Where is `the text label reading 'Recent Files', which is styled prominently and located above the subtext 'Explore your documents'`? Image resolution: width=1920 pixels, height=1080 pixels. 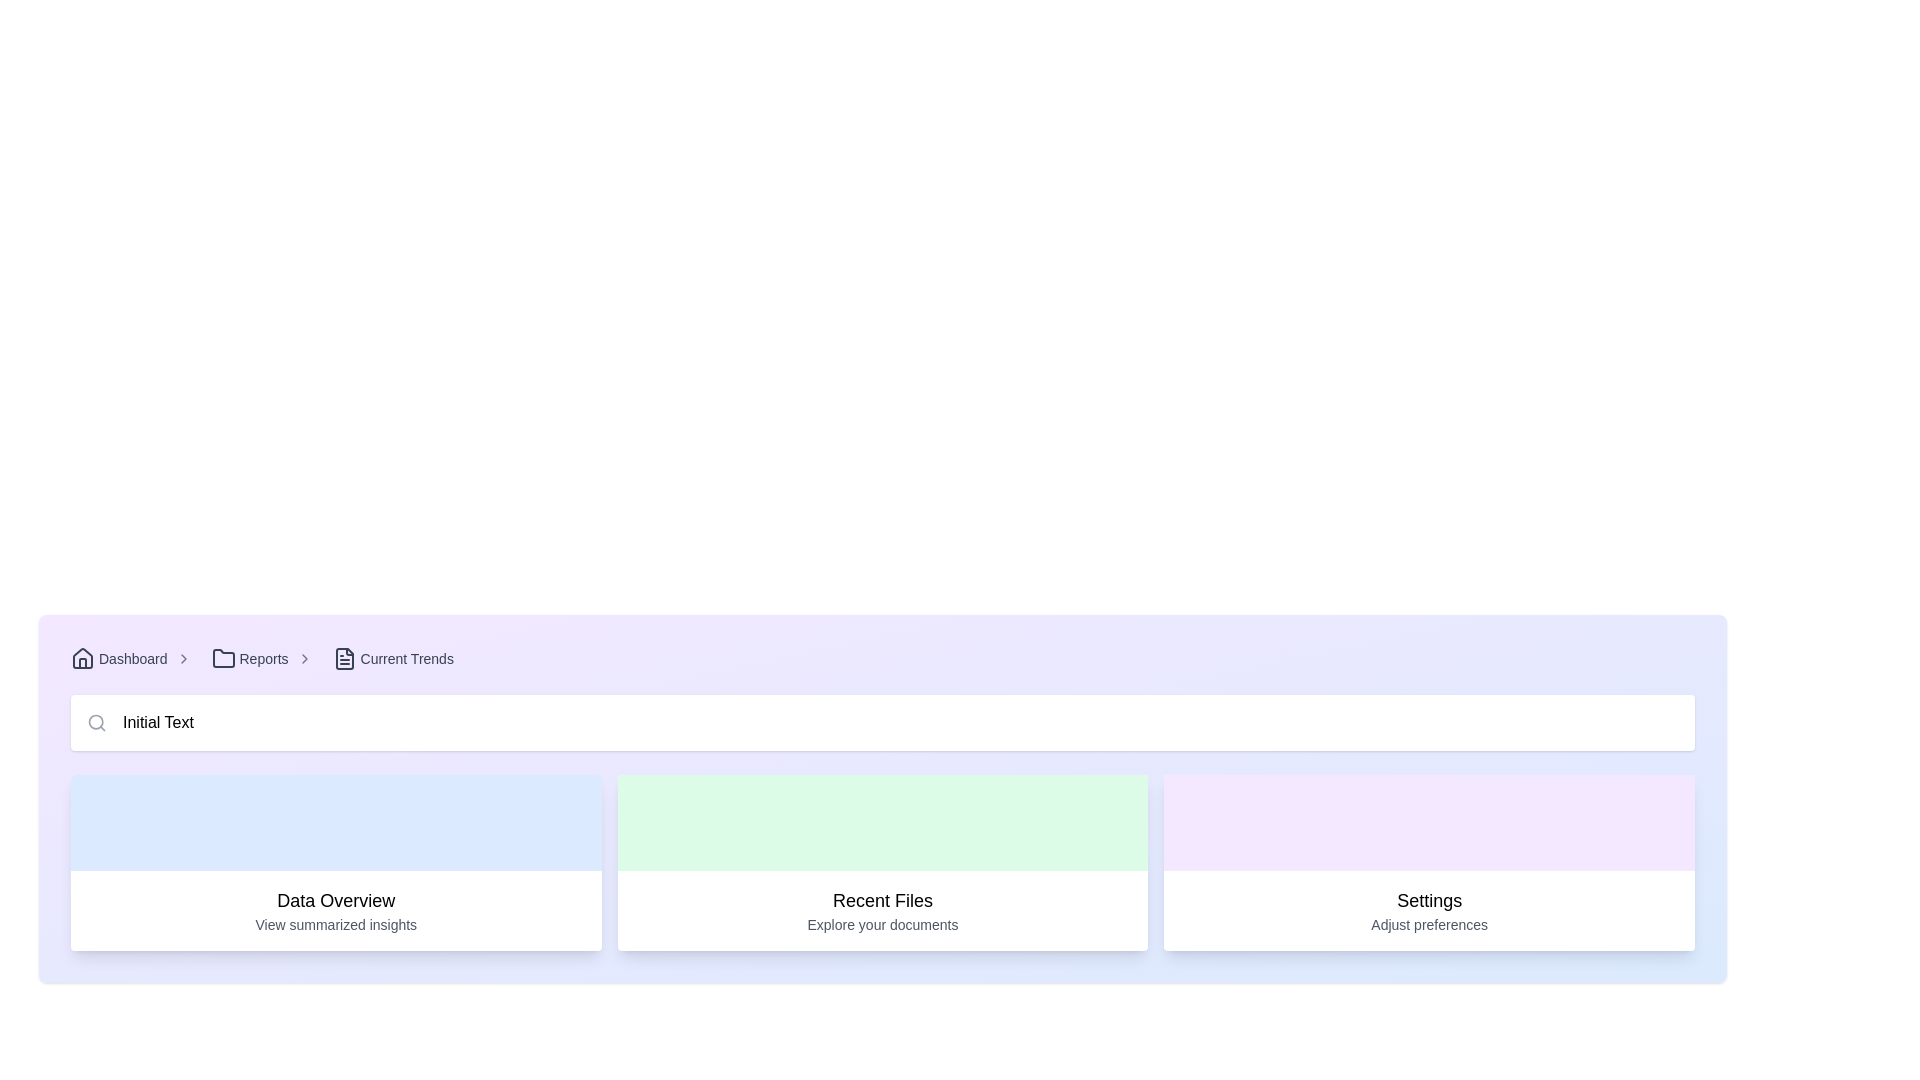
the text label reading 'Recent Files', which is styled prominently and located above the subtext 'Explore your documents' is located at coordinates (882, 901).